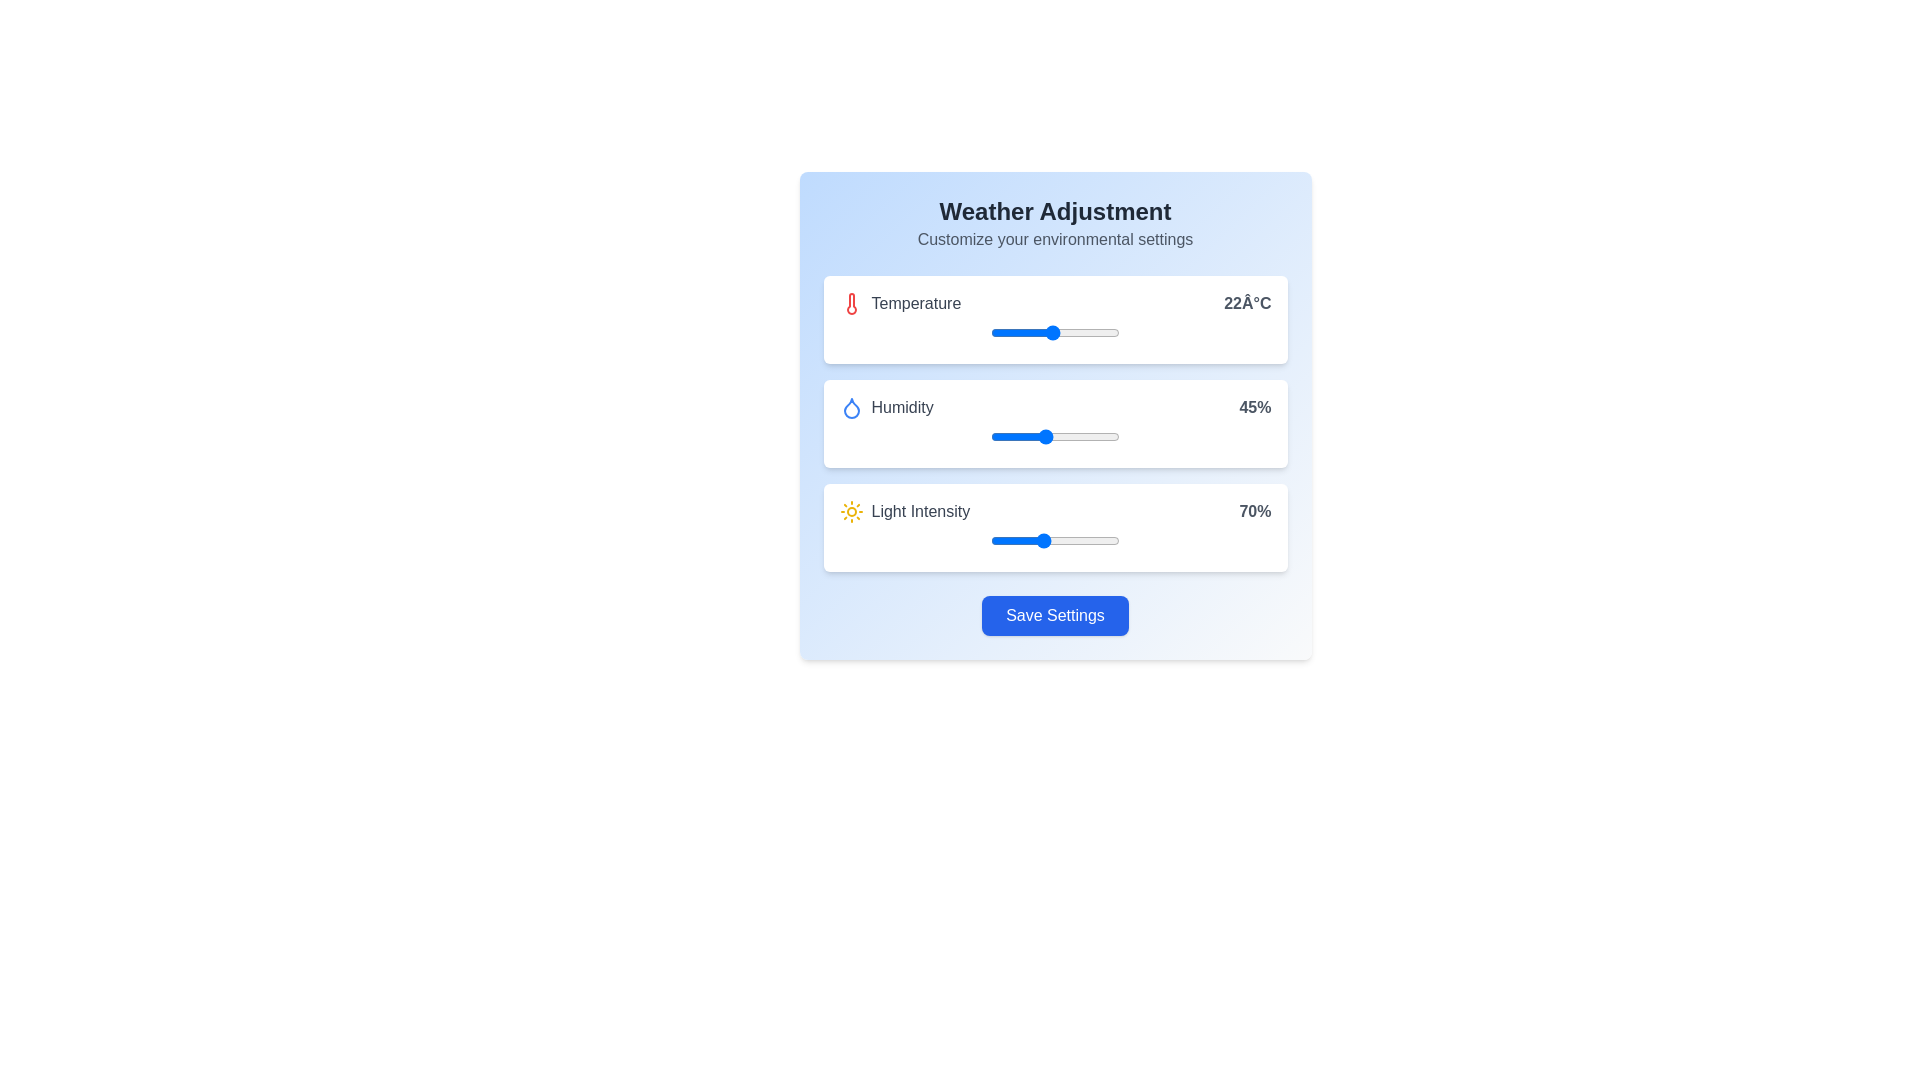 The height and width of the screenshot is (1080, 1920). Describe the element at coordinates (1071, 435) in the screenshot. I see `the humidity` at that location.